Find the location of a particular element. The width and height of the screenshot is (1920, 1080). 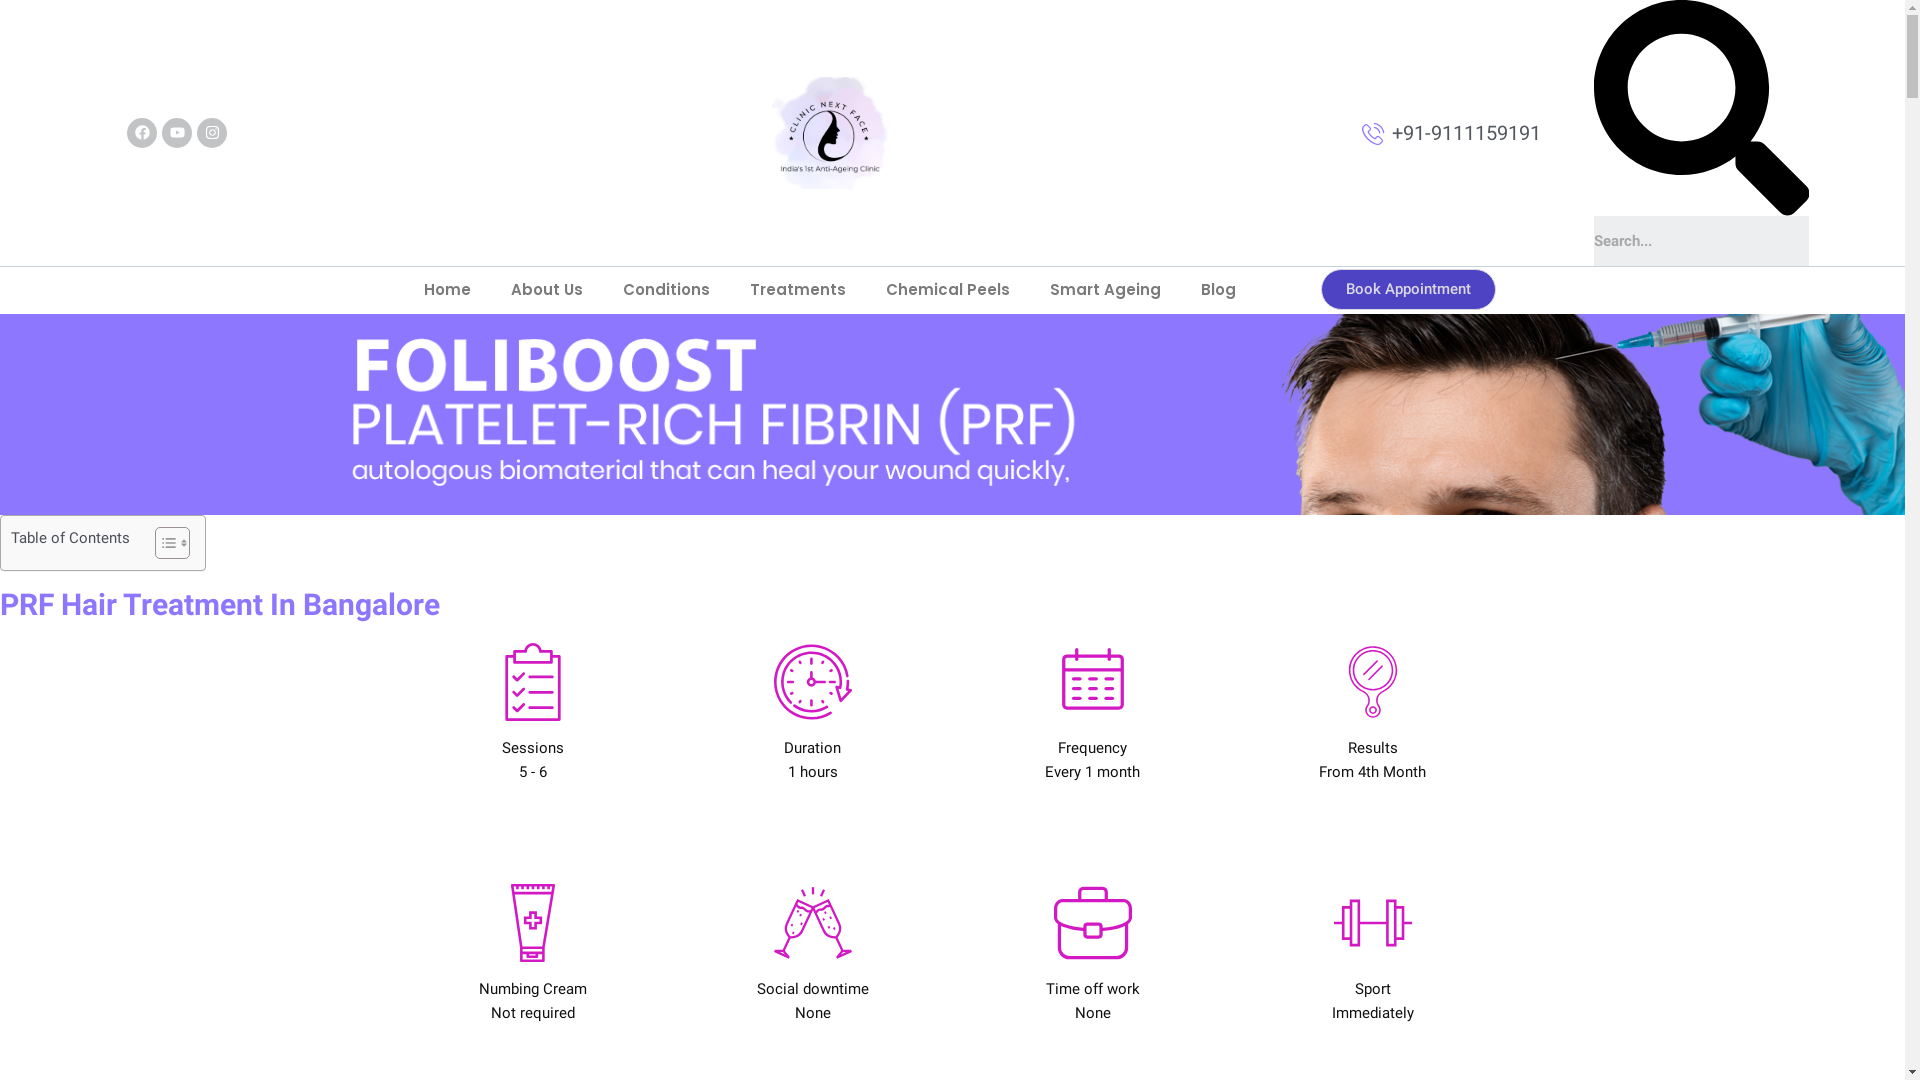

'Conditions' is located at coordinates (666, 289).